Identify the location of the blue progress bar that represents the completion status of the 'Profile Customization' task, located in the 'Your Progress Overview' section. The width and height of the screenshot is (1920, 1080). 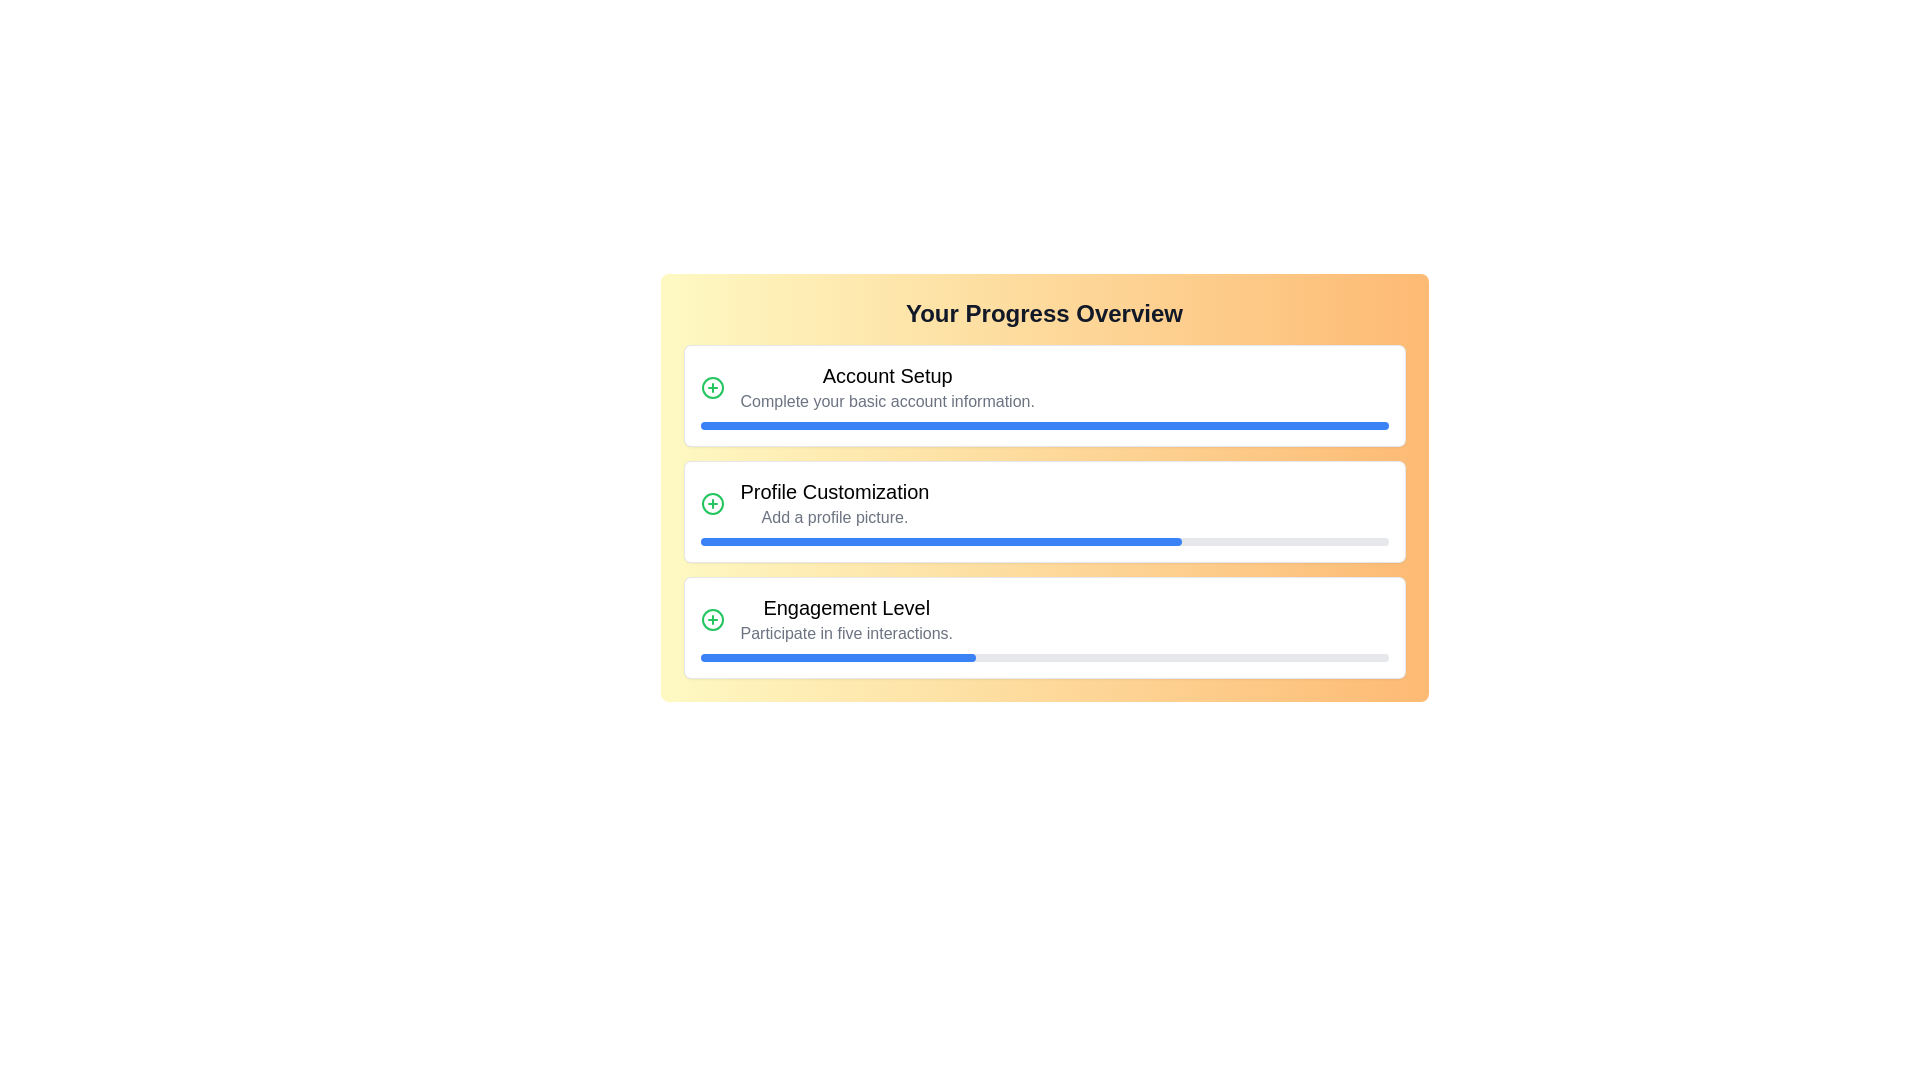
(940, 542).